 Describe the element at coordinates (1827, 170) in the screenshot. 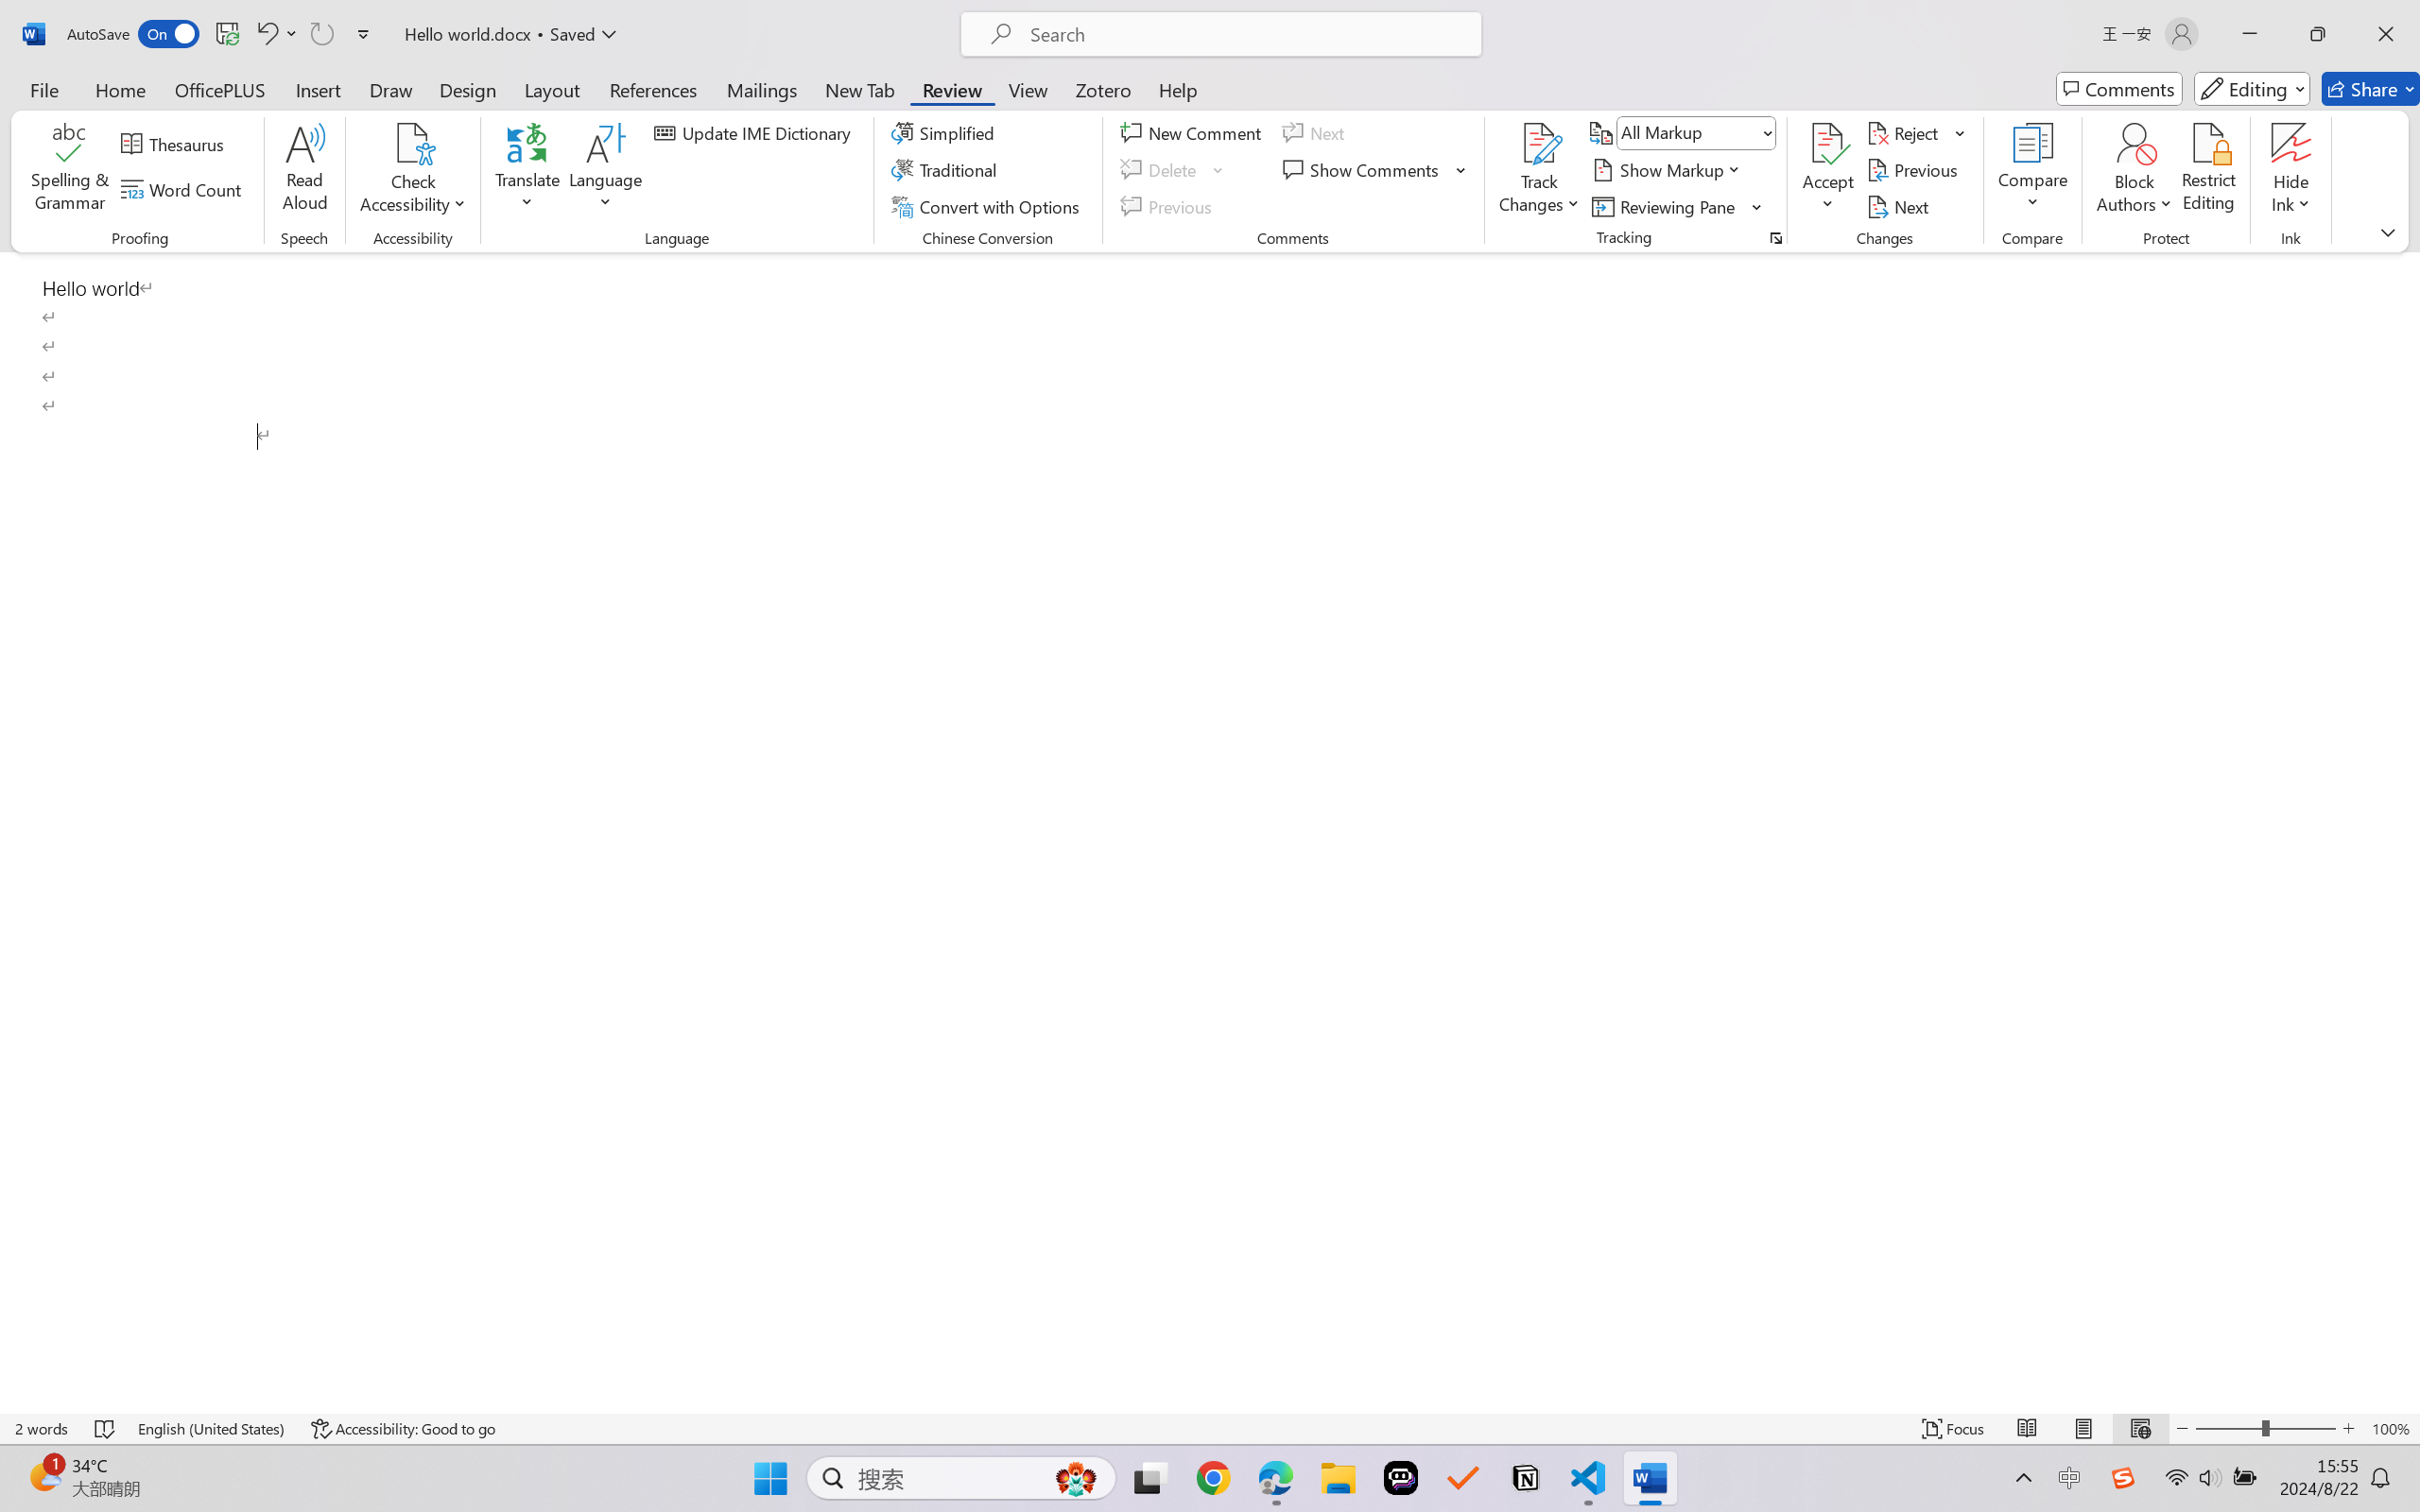

I see `'Accept'` at that location.